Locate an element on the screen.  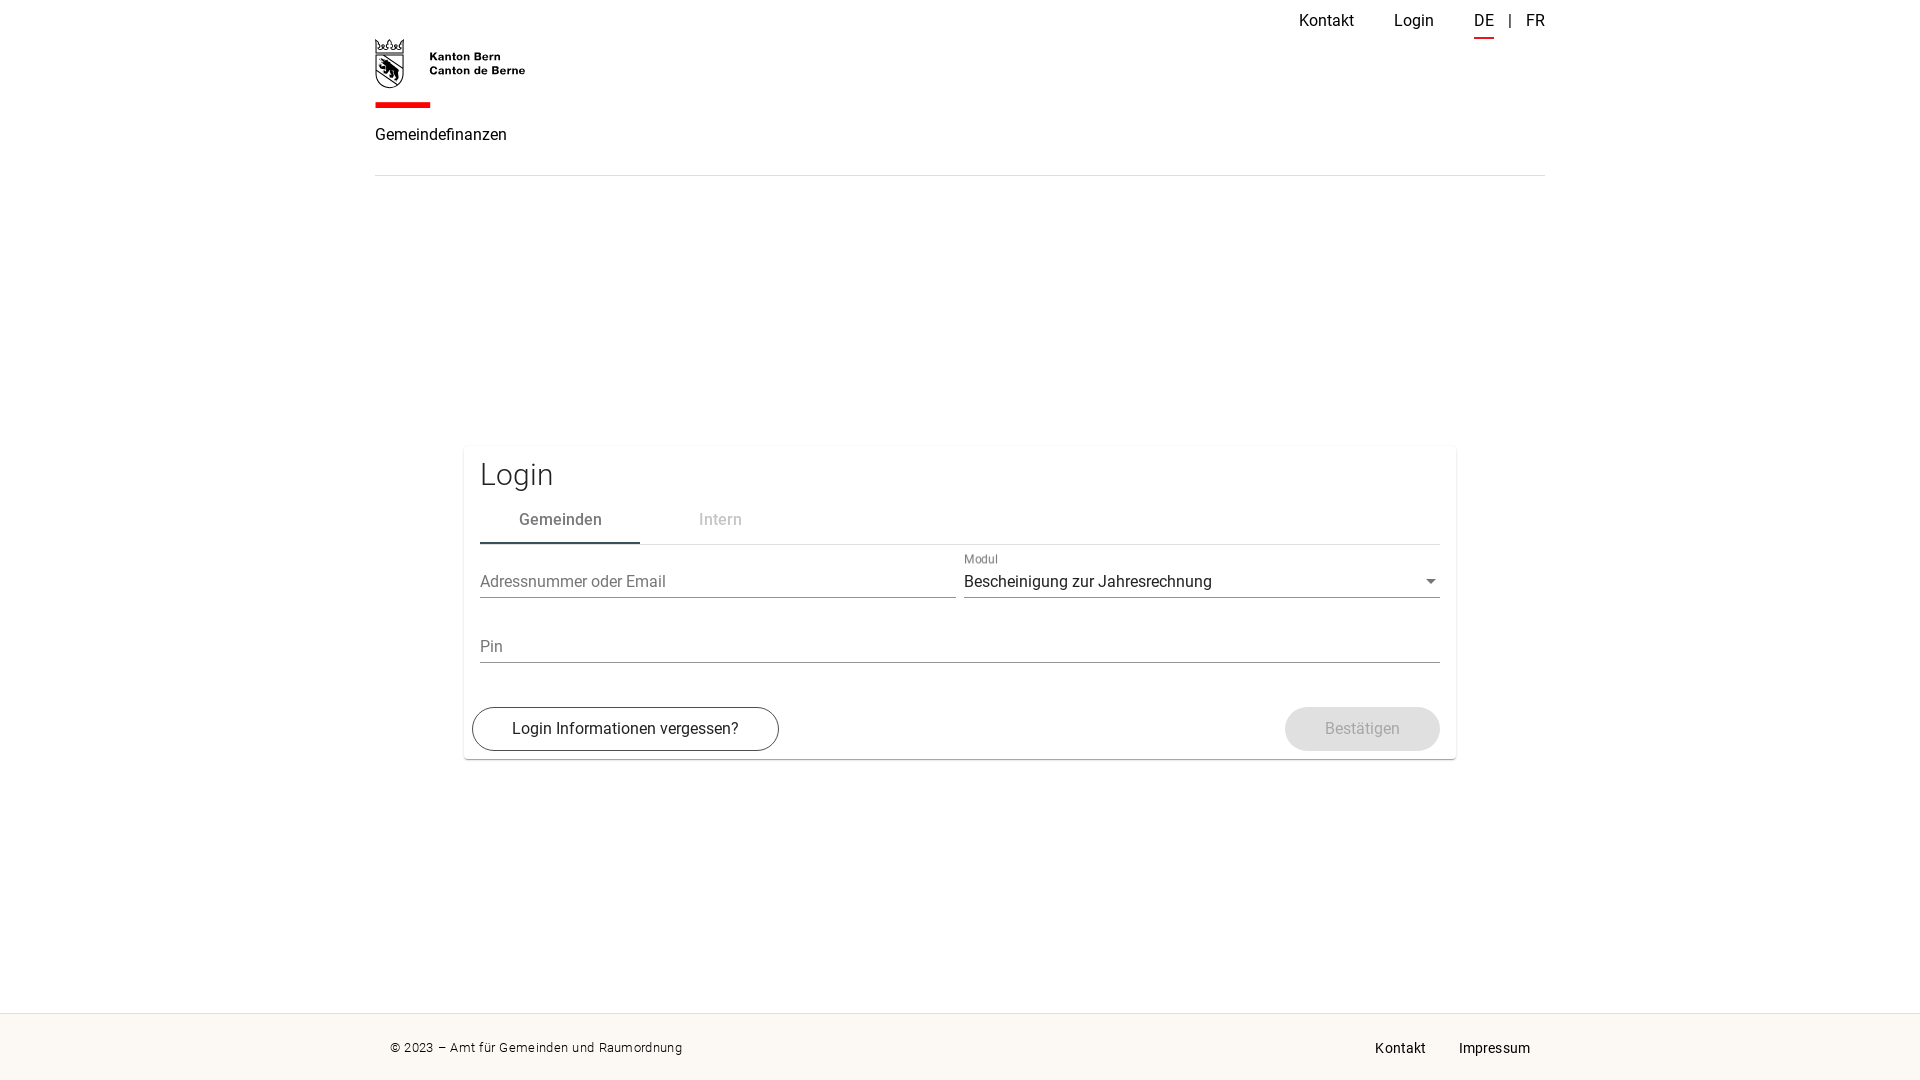
'Impressum' is located at coordinates (1494, 1047).